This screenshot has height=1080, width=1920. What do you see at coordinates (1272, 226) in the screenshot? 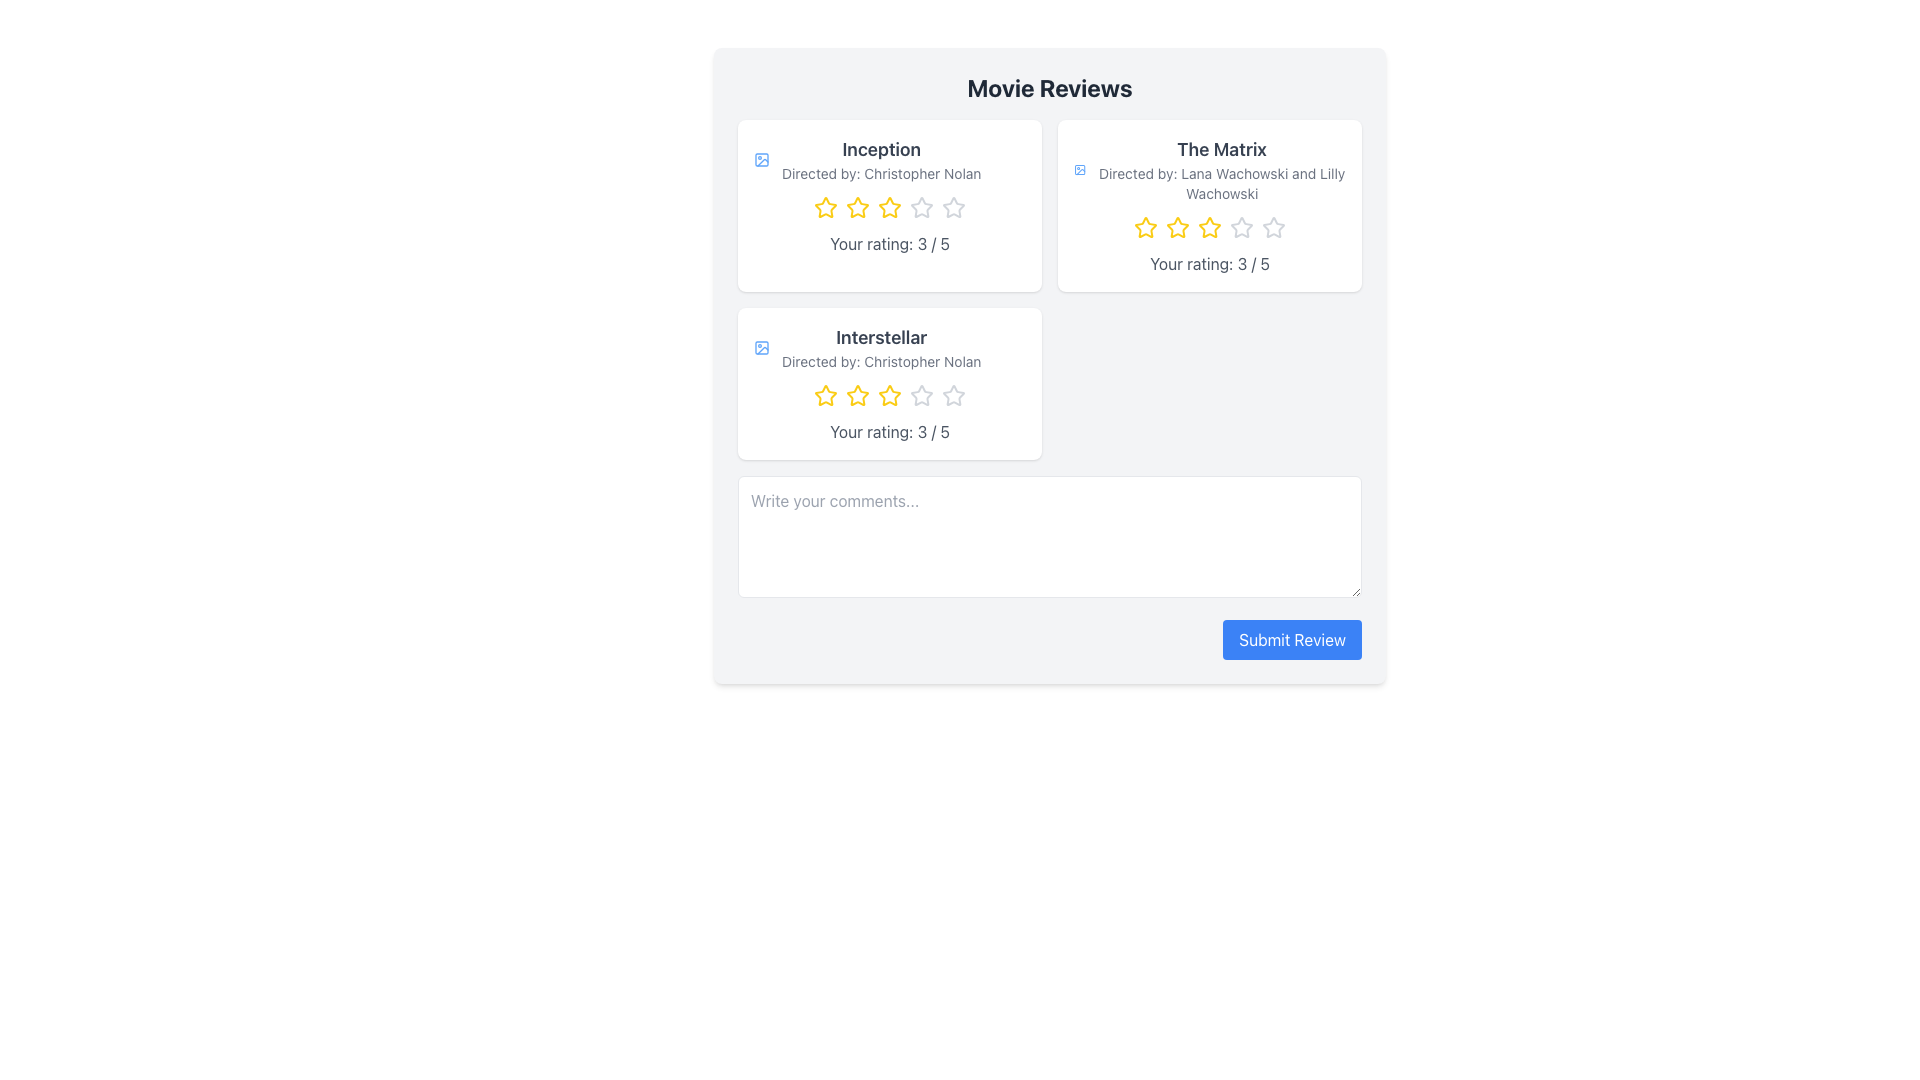
I see `the fifth star icon in the movie rating system for 'The Matrix'` at bounding box center [1272, 226].